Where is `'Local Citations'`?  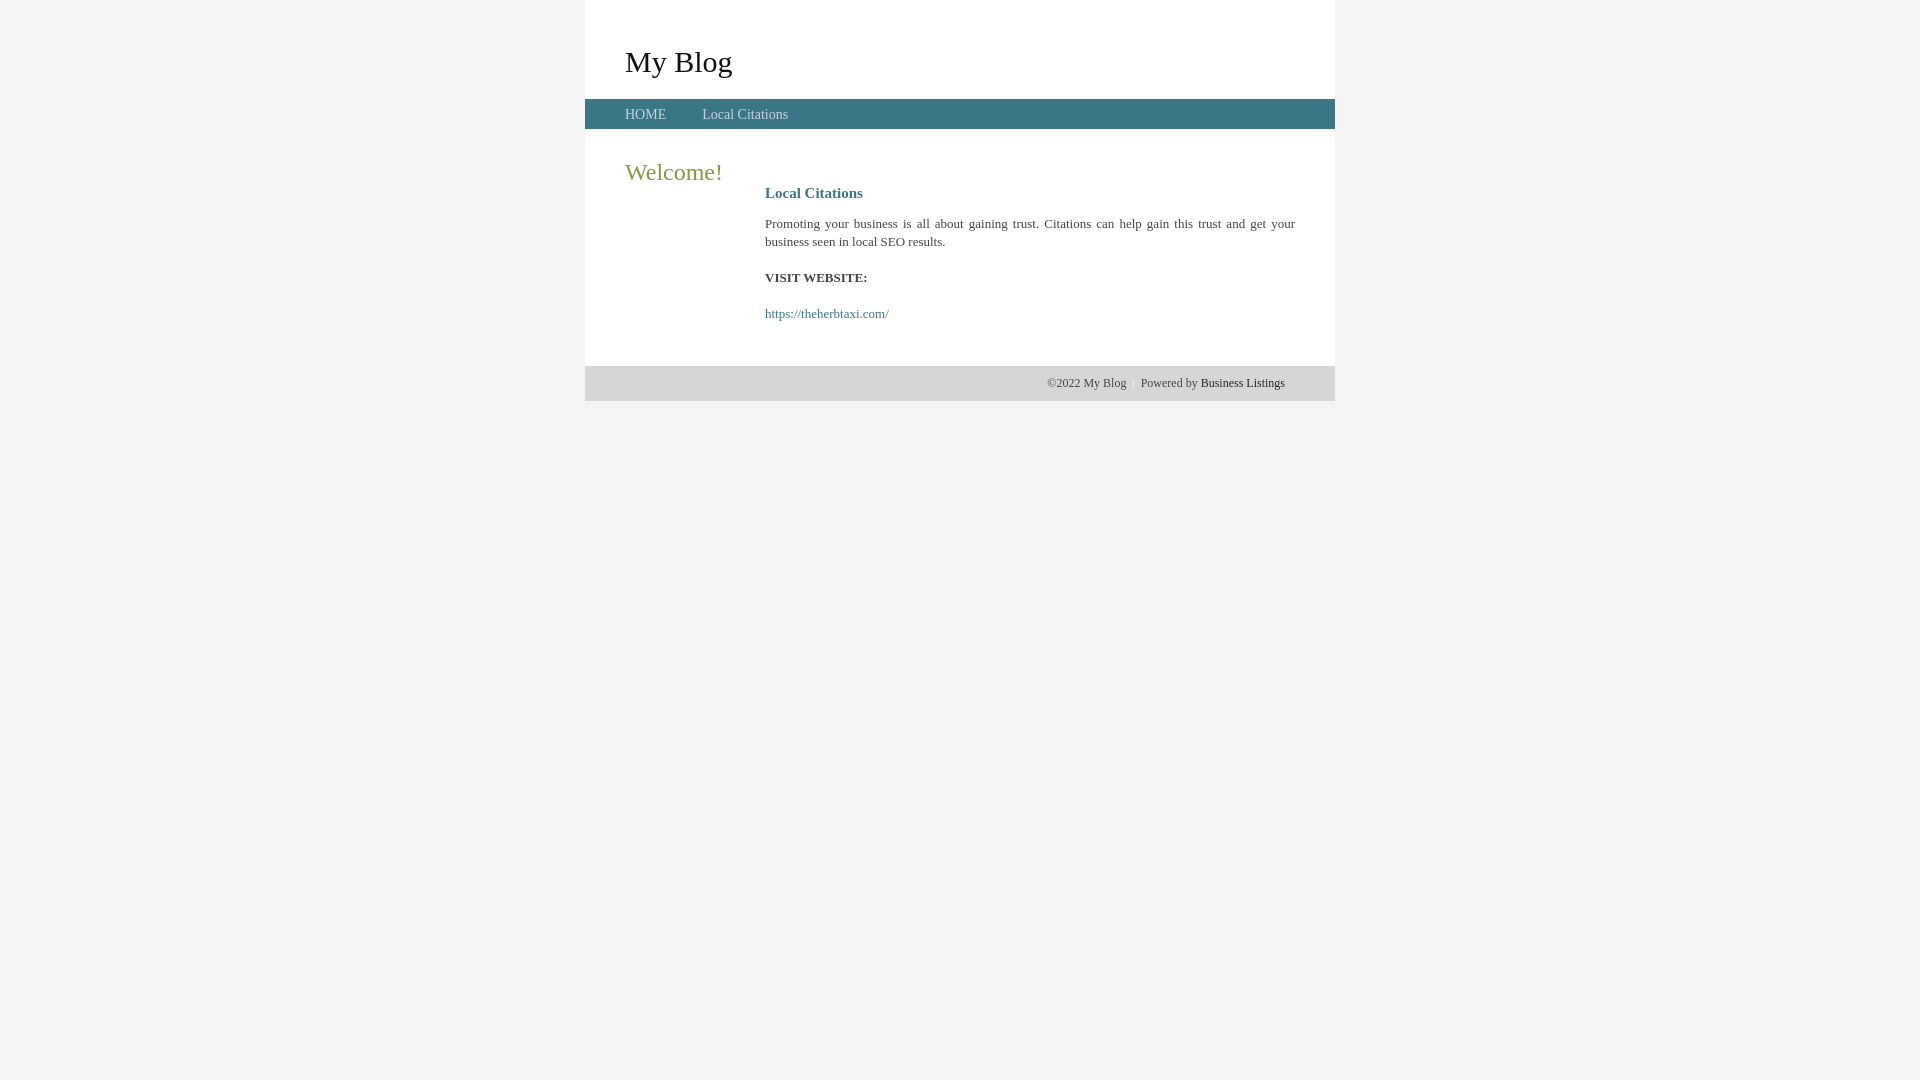
'Local Citations' is located at coordinates (743, 114).